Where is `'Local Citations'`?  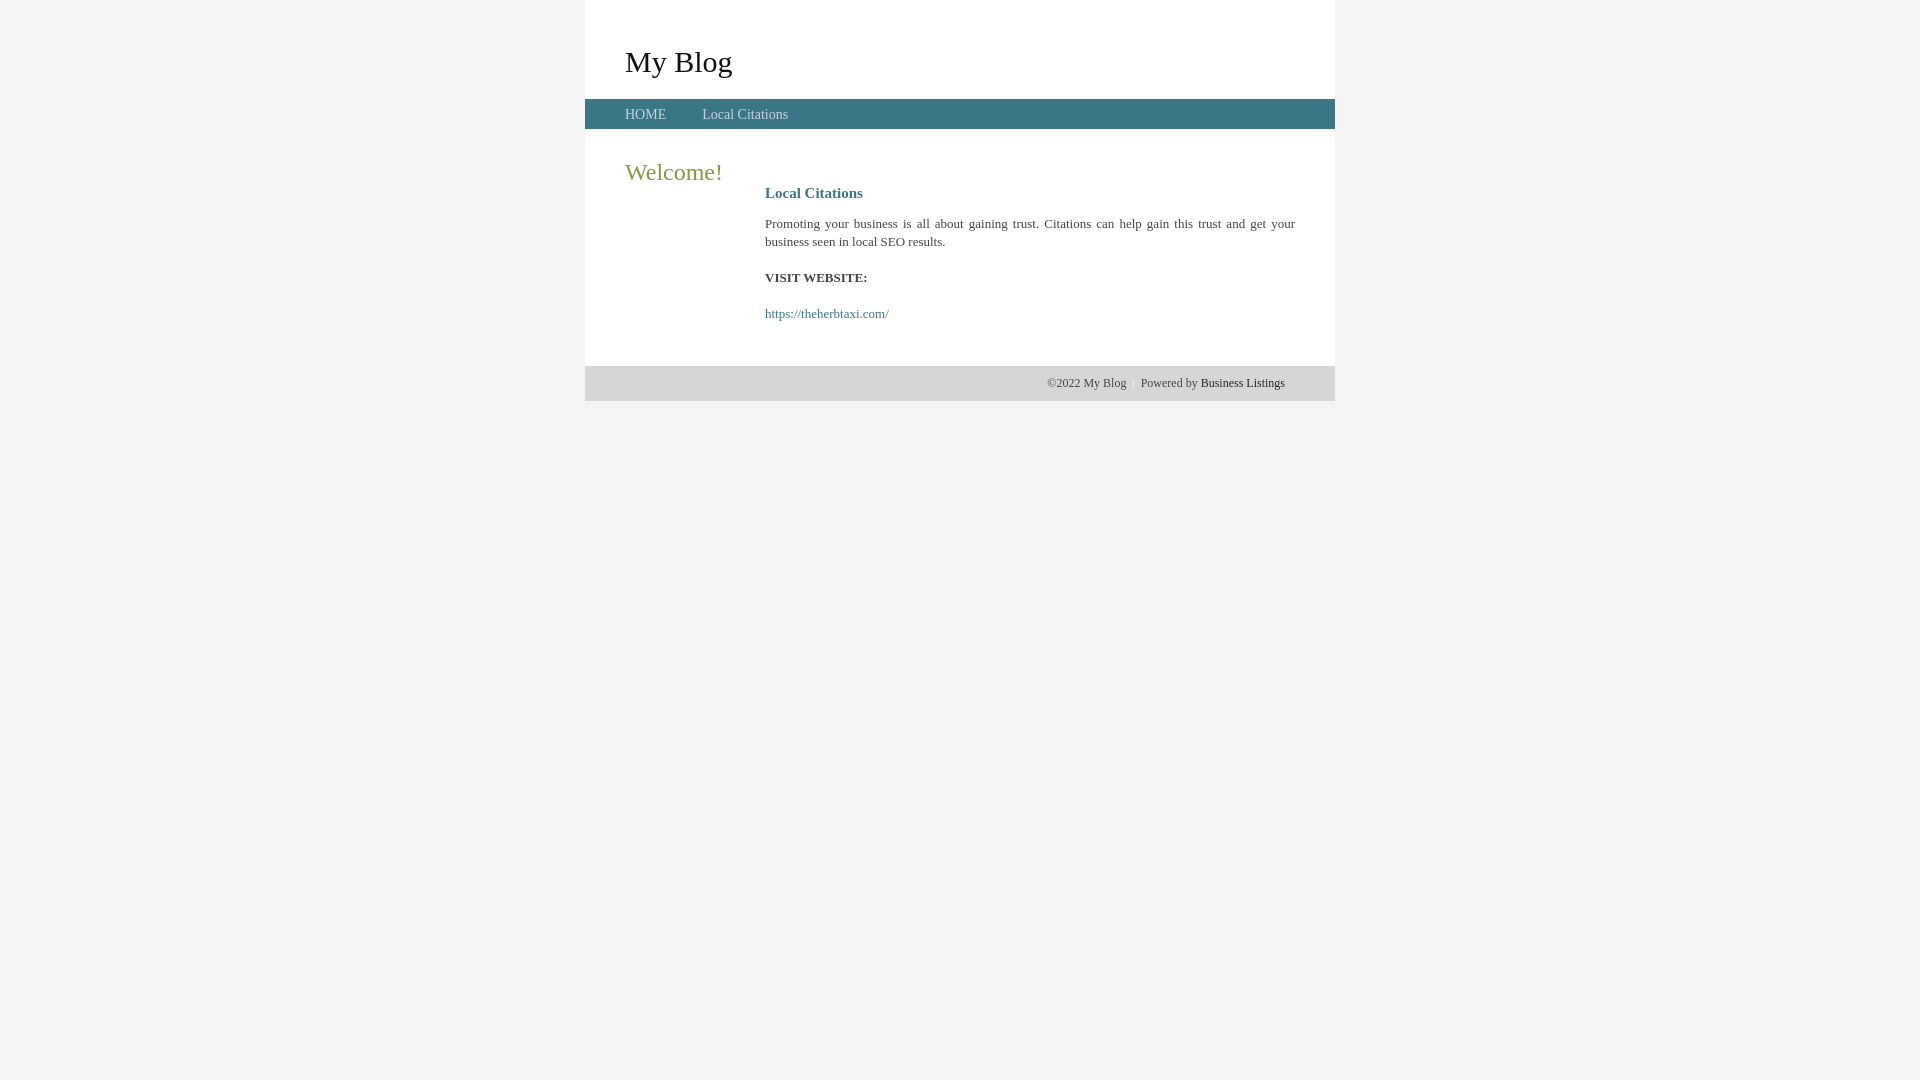
'Local Citations' is located at coordinates (743, 114).